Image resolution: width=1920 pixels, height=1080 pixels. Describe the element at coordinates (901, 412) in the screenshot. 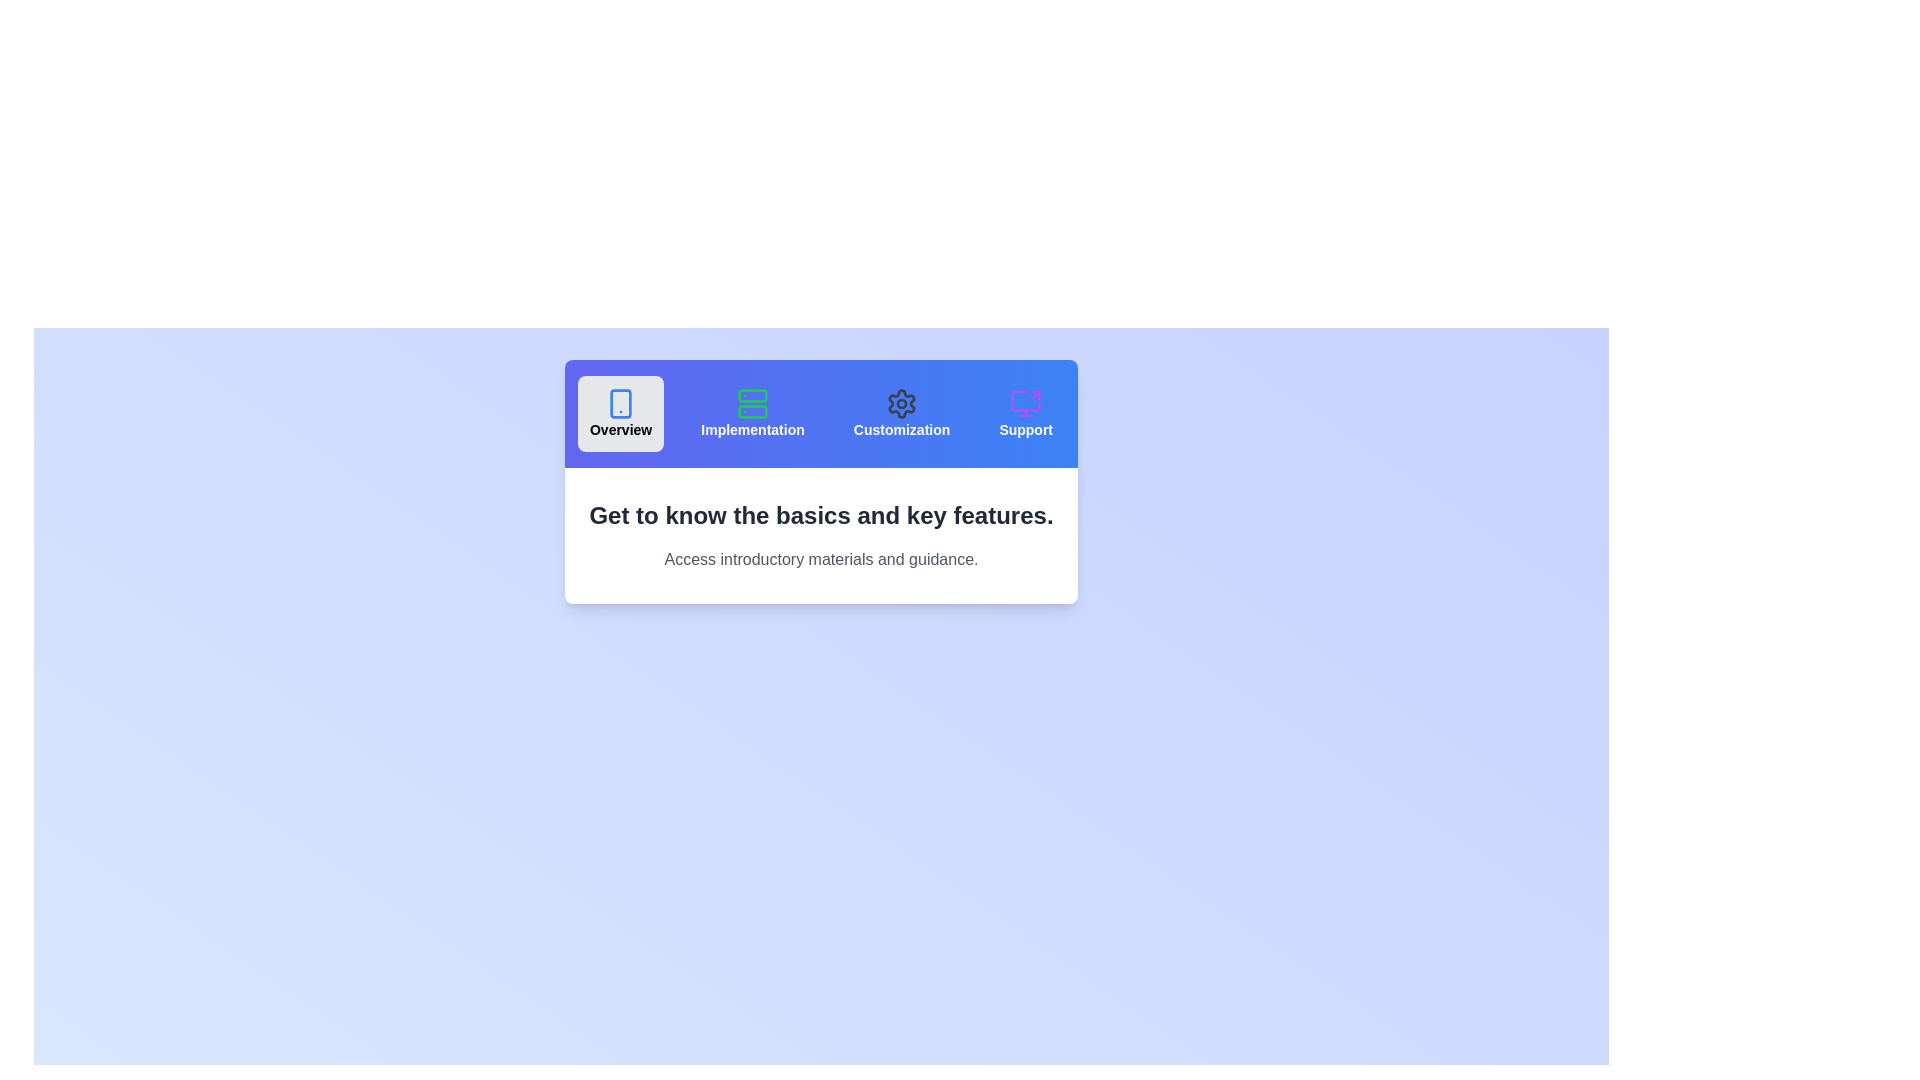

I see `the tab labeled Customization to view its details` at that location.